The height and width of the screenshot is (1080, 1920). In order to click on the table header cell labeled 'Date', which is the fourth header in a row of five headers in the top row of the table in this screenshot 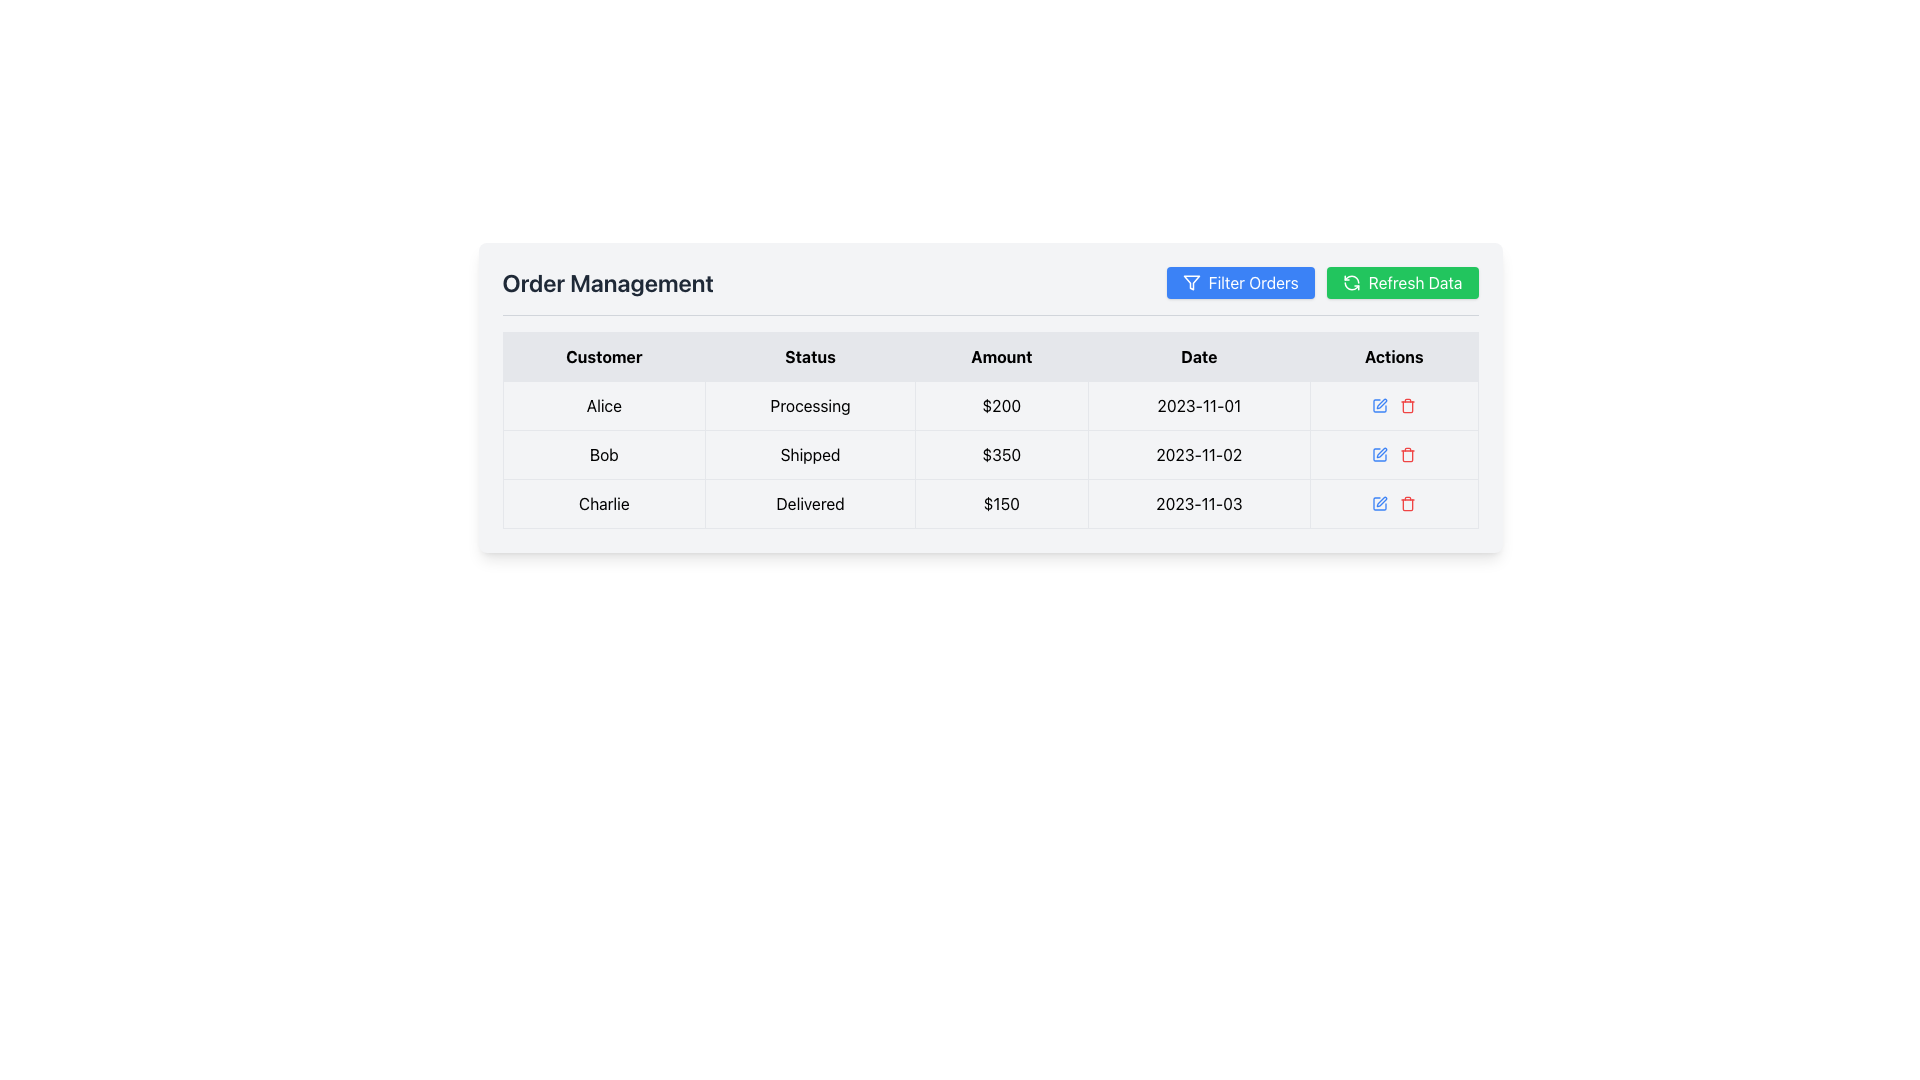, I will do `click(1199, 356)`.